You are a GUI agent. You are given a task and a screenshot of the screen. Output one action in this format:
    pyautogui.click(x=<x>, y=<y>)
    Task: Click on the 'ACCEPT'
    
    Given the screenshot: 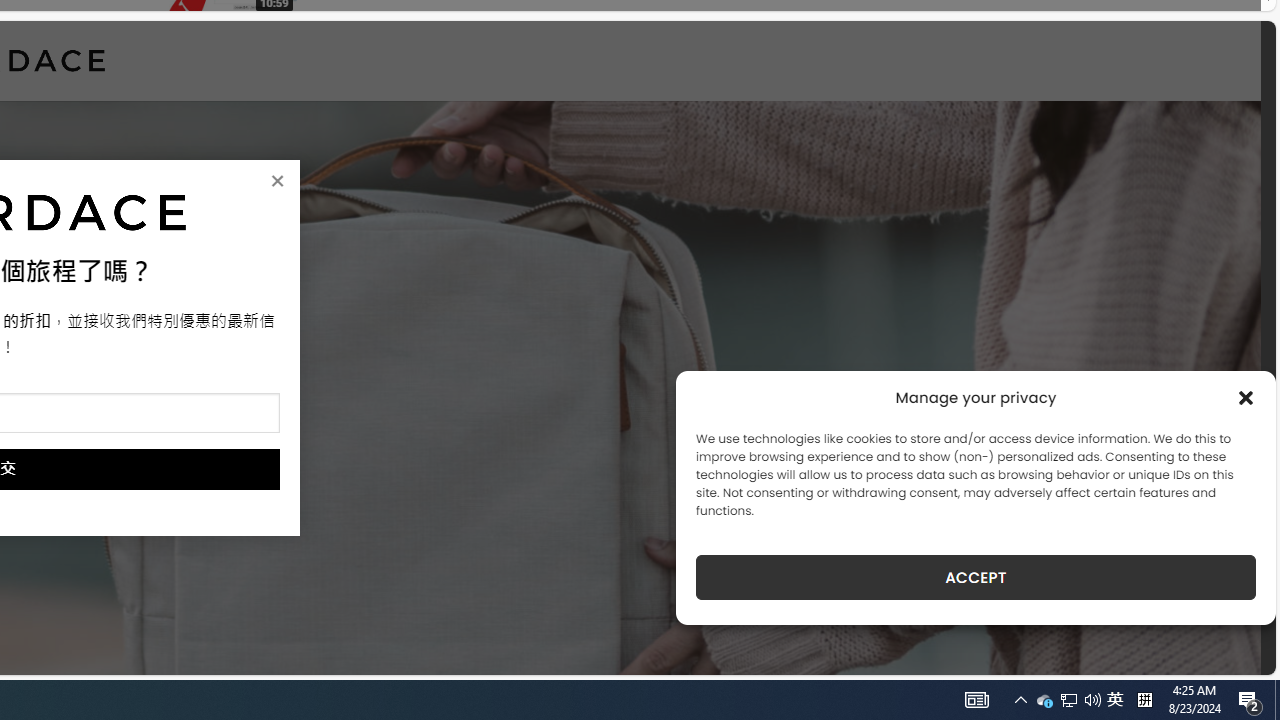 What is the action you would take?
    pyautogui.click(x=976, y=577)
    